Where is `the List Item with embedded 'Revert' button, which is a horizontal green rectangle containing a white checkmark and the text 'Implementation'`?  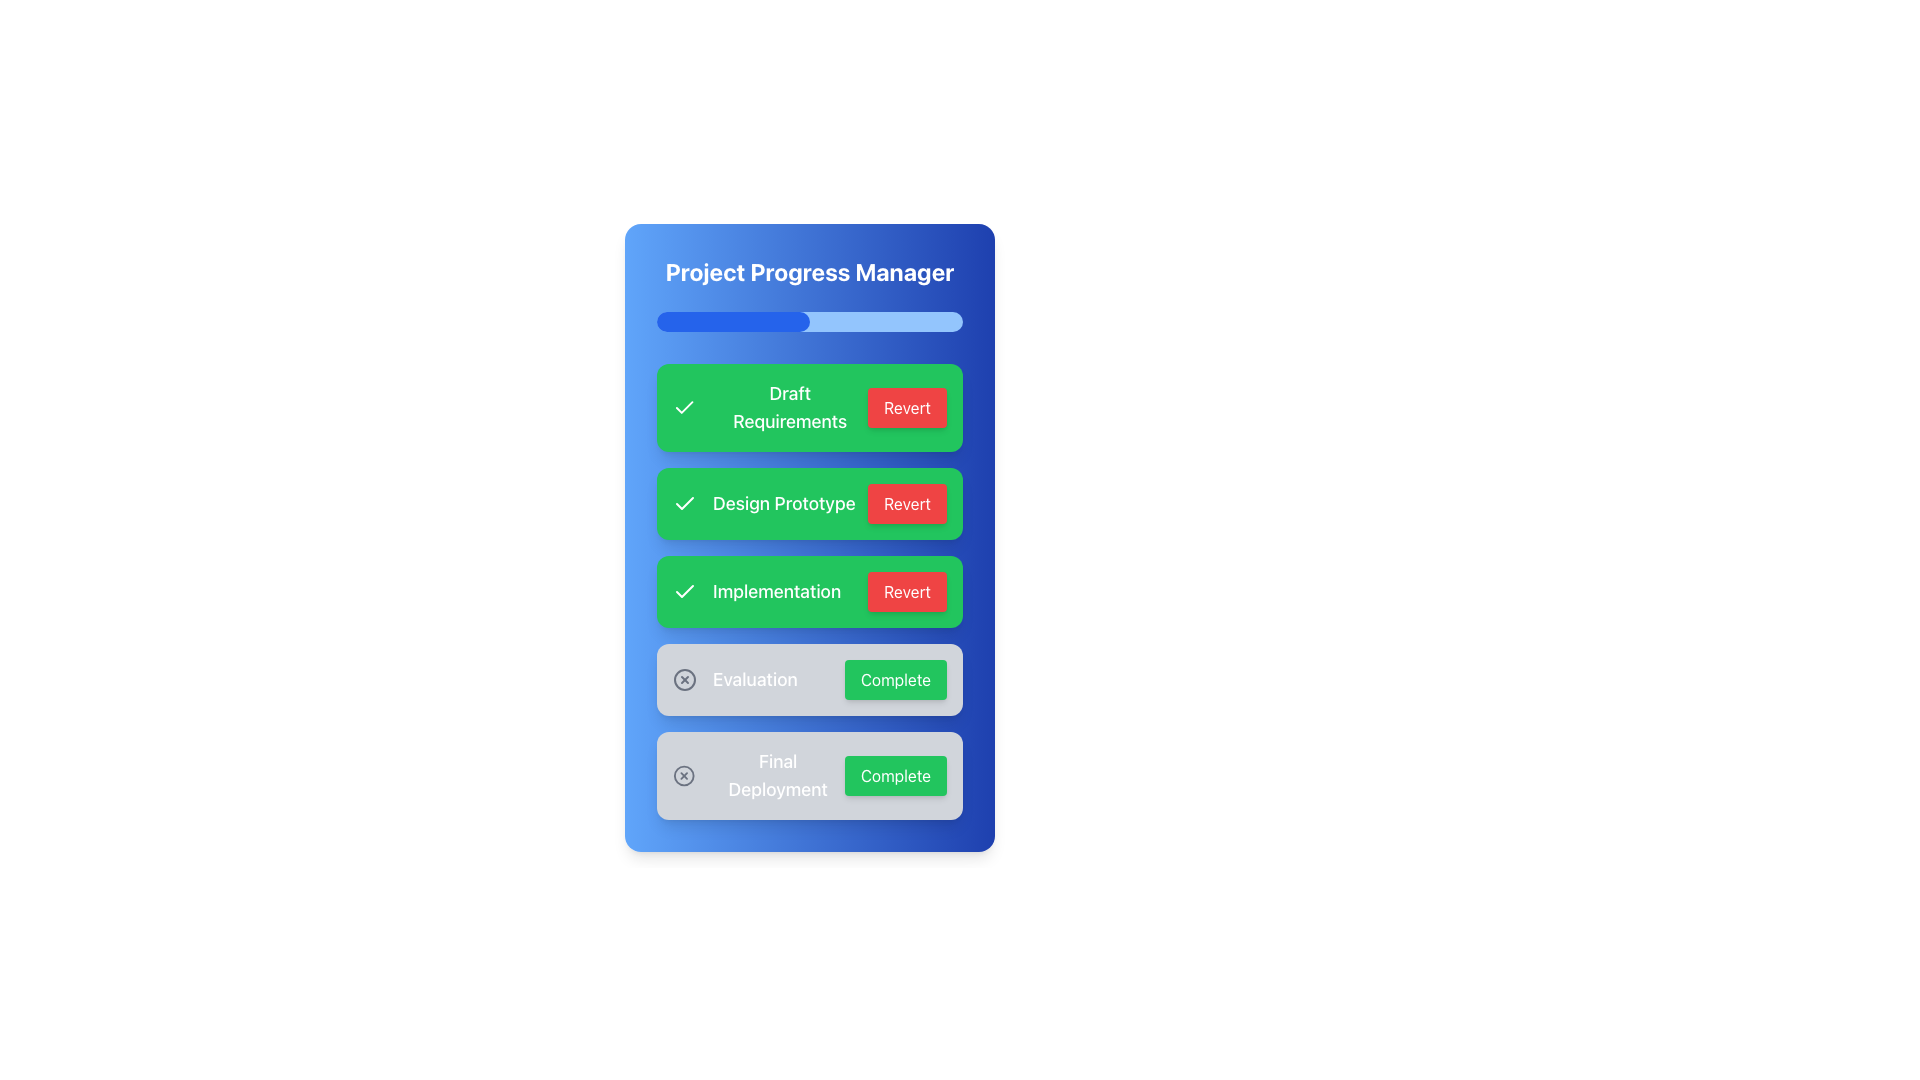 the List Item with embedded 'Revert' button, which is a horizontal green rectangle containing a white checkmark and the text 'Implementation' is located at coordinates (810, 590).